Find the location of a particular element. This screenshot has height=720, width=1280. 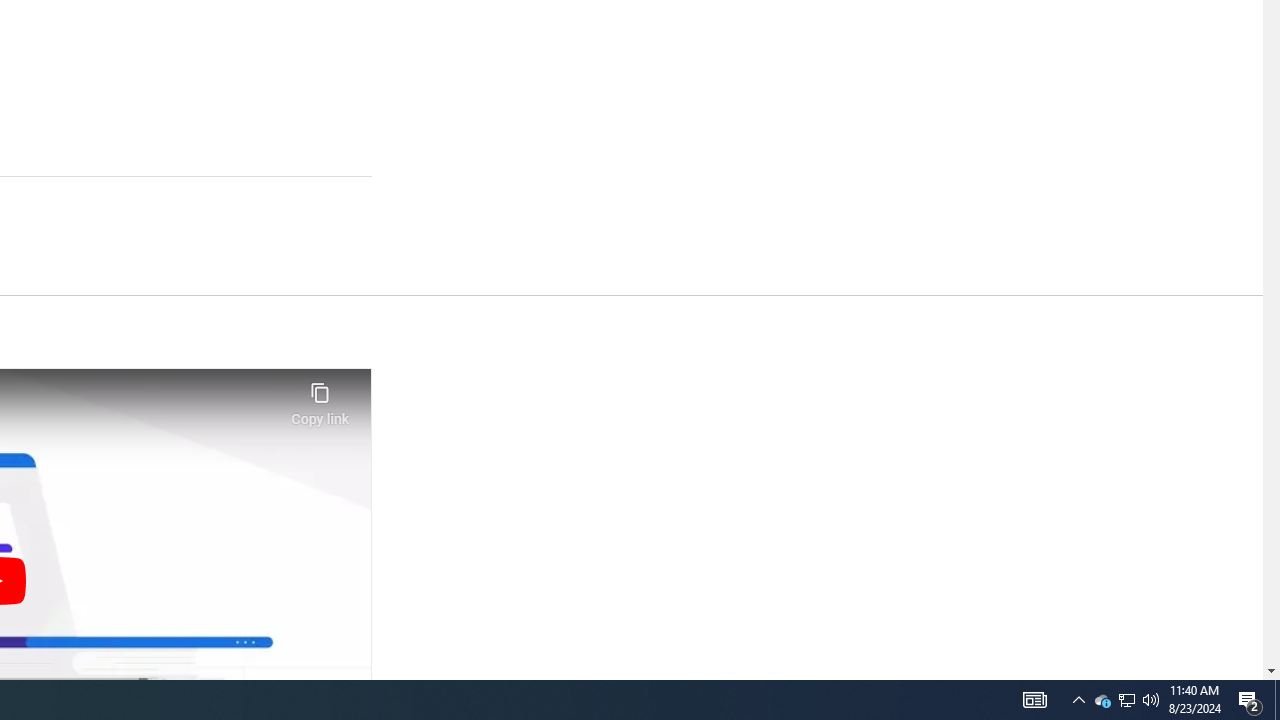

'Copy link' is located at coordinates (320, 398).